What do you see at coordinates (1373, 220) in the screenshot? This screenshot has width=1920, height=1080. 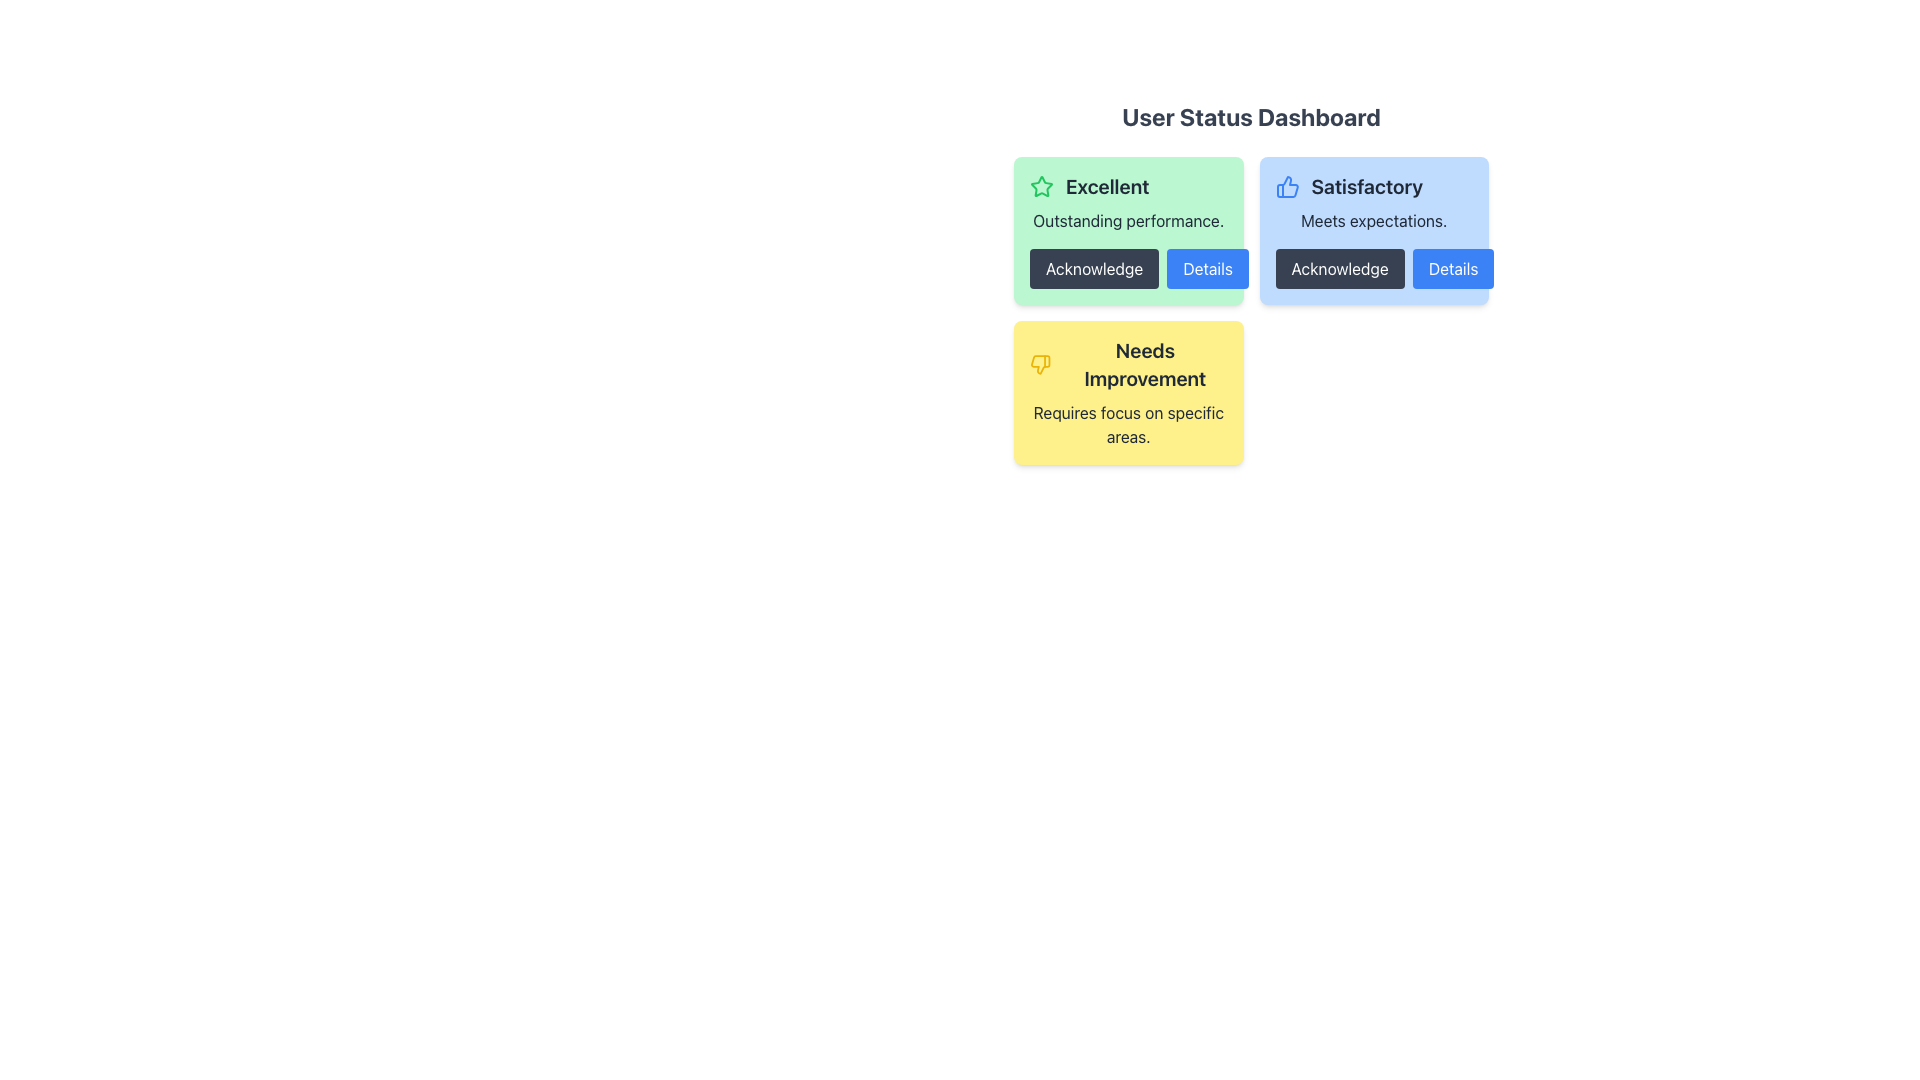 I see `evaluative feedback text located below 'Satisfactory' and above the 'Acknowledge' and 'Details' buttons` at bounding box center [1373, 220].